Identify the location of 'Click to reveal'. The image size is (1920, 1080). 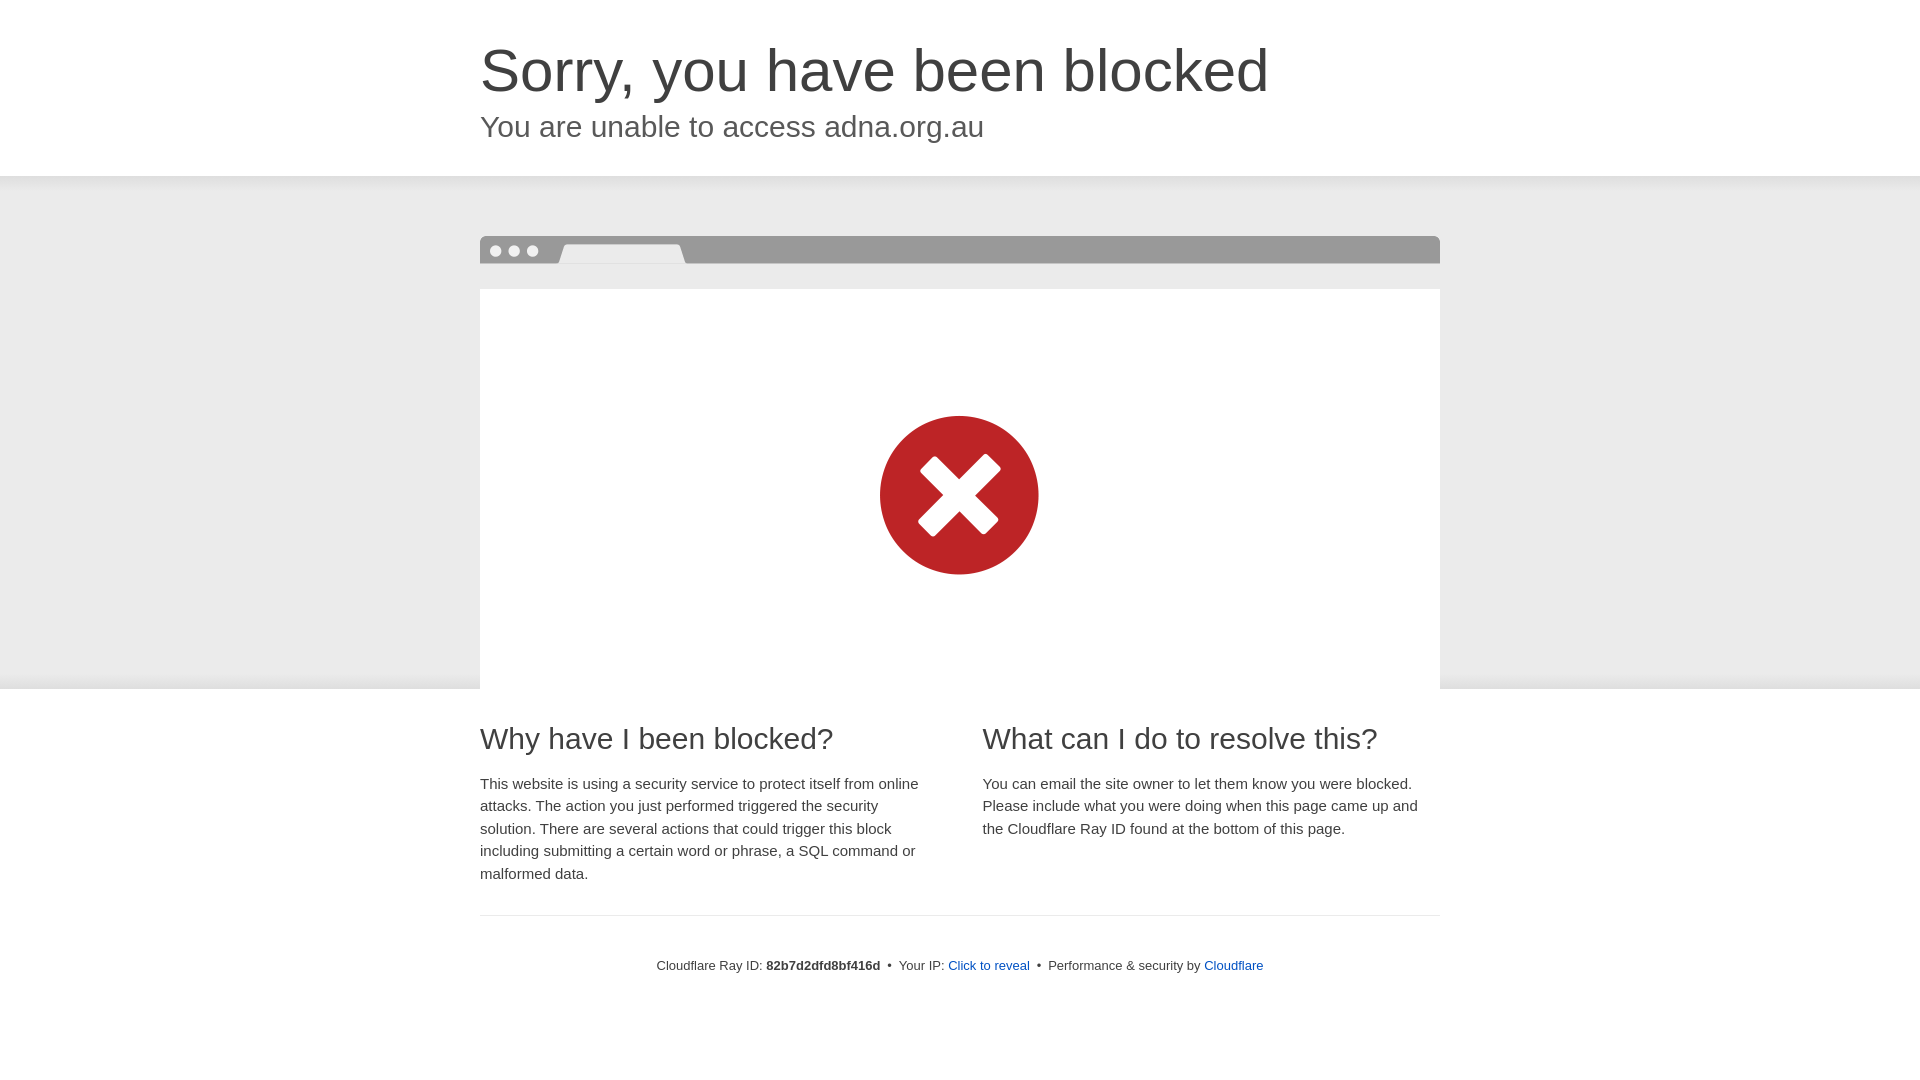
(988, 964).